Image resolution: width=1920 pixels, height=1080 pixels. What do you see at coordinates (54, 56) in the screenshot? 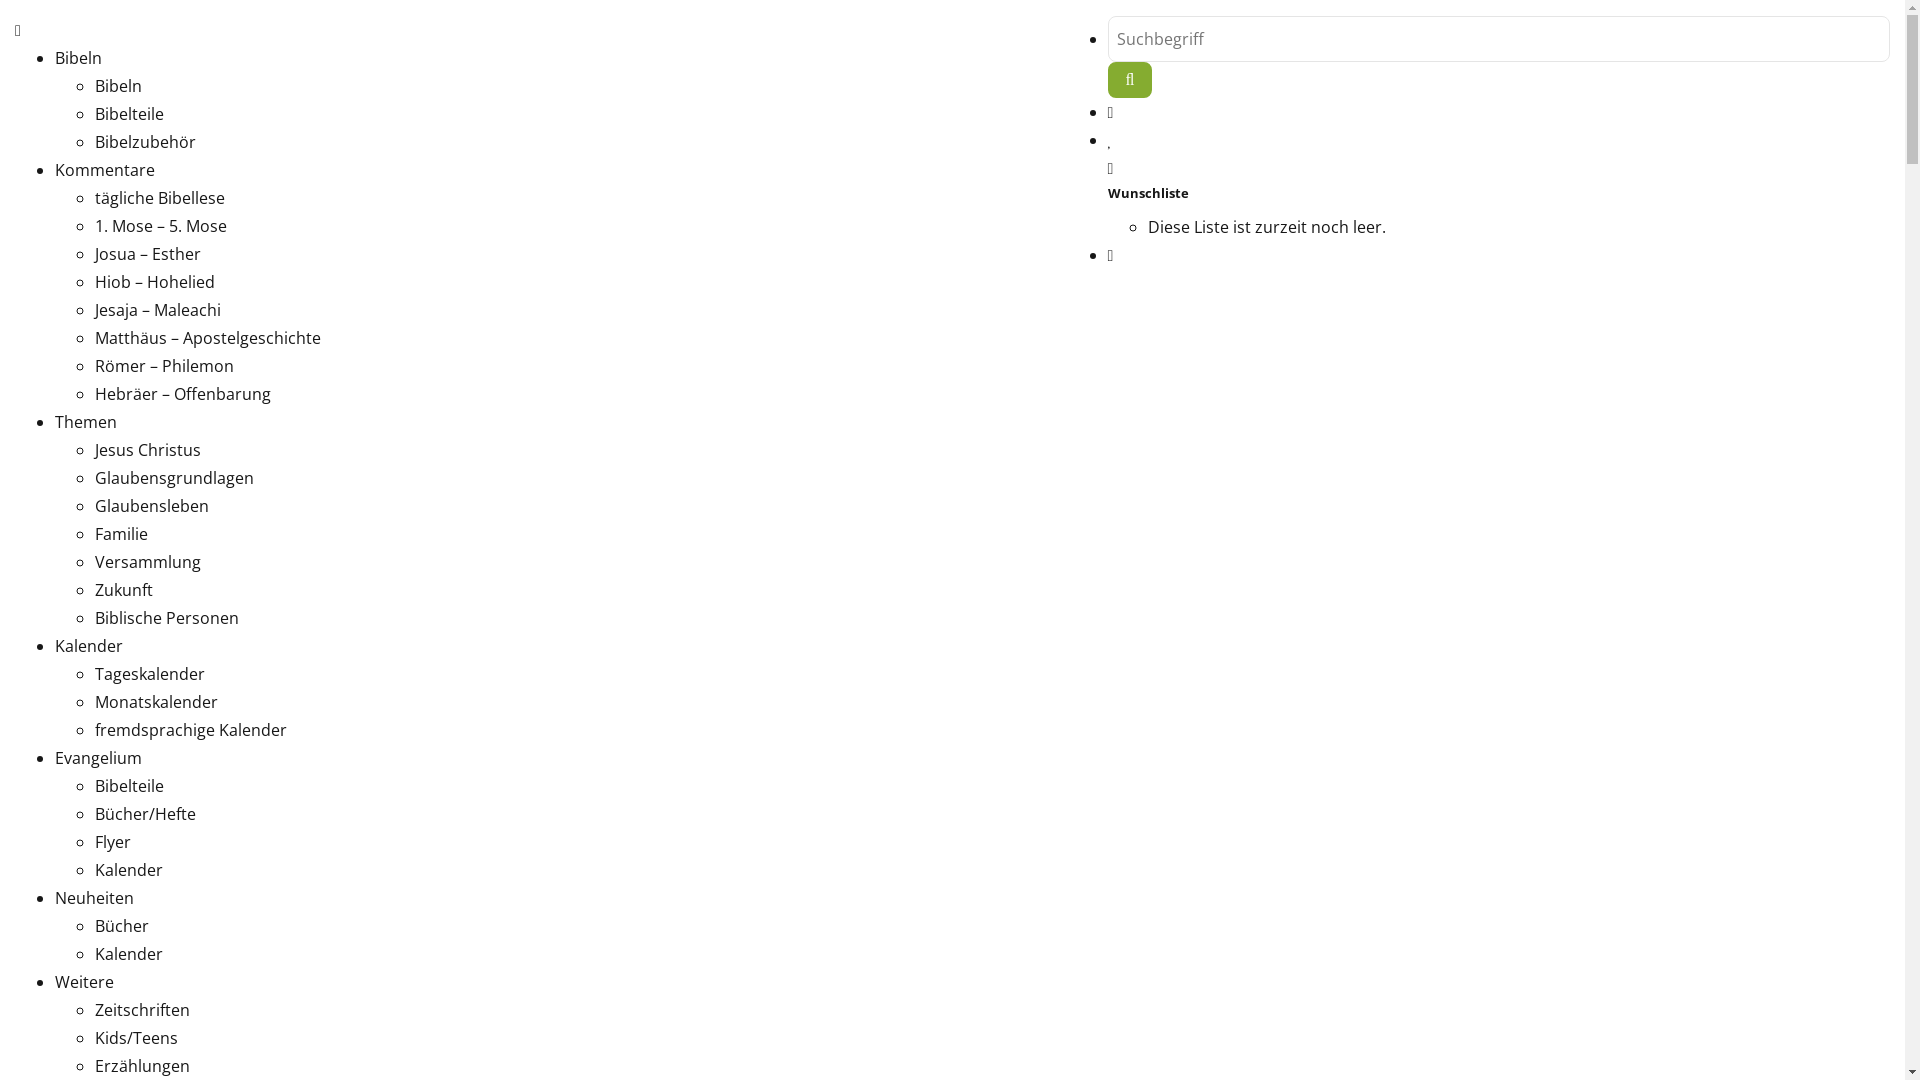
I see `'Bibeln'` at bounding box center [54, 56].